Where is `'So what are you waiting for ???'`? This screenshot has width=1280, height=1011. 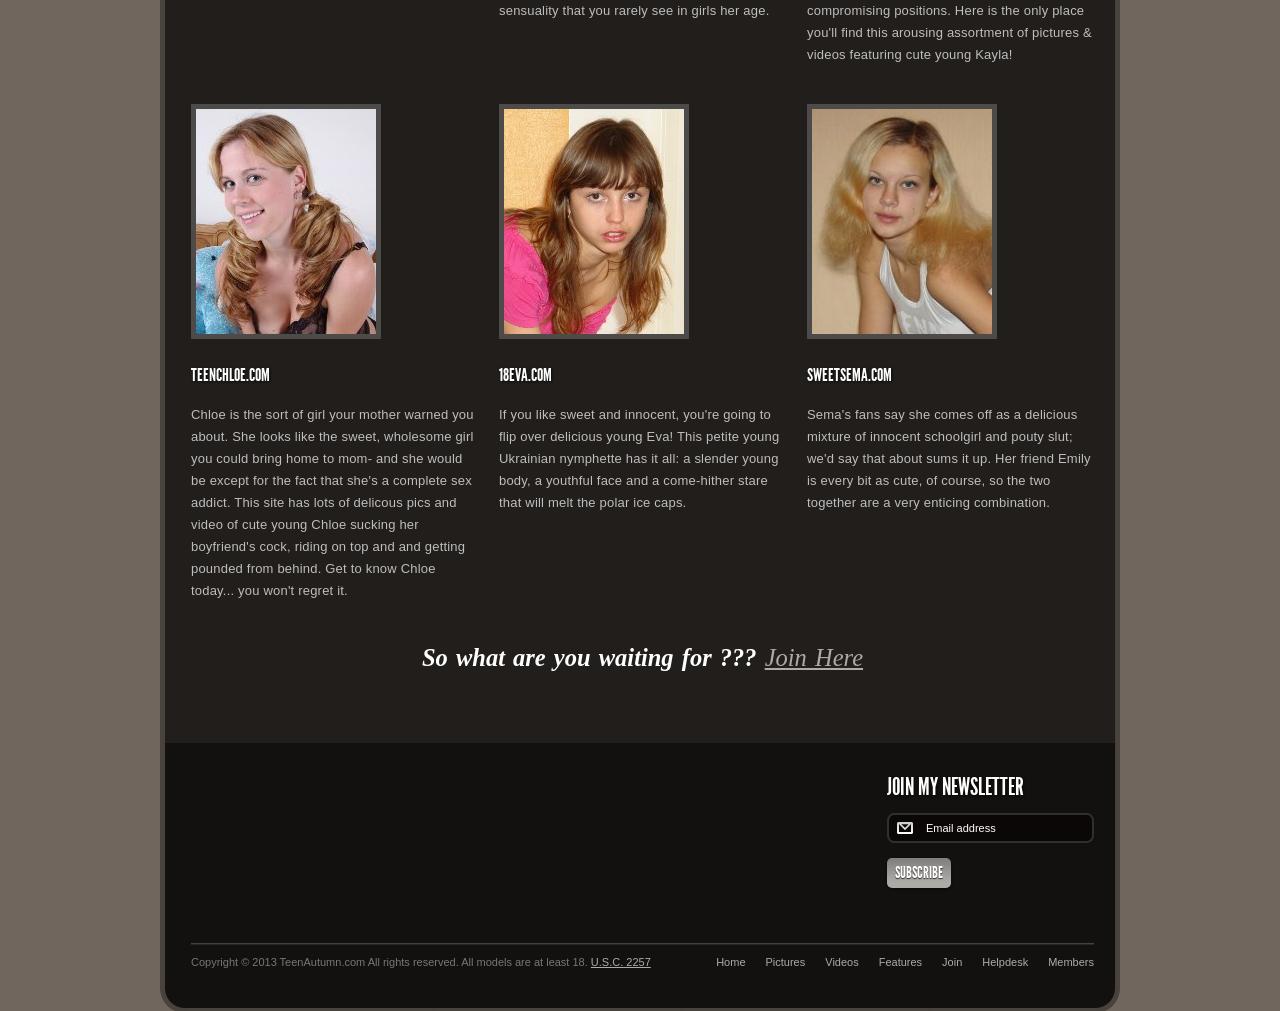
'So what are you waiting for ???' is located at coordinates (587, 657).